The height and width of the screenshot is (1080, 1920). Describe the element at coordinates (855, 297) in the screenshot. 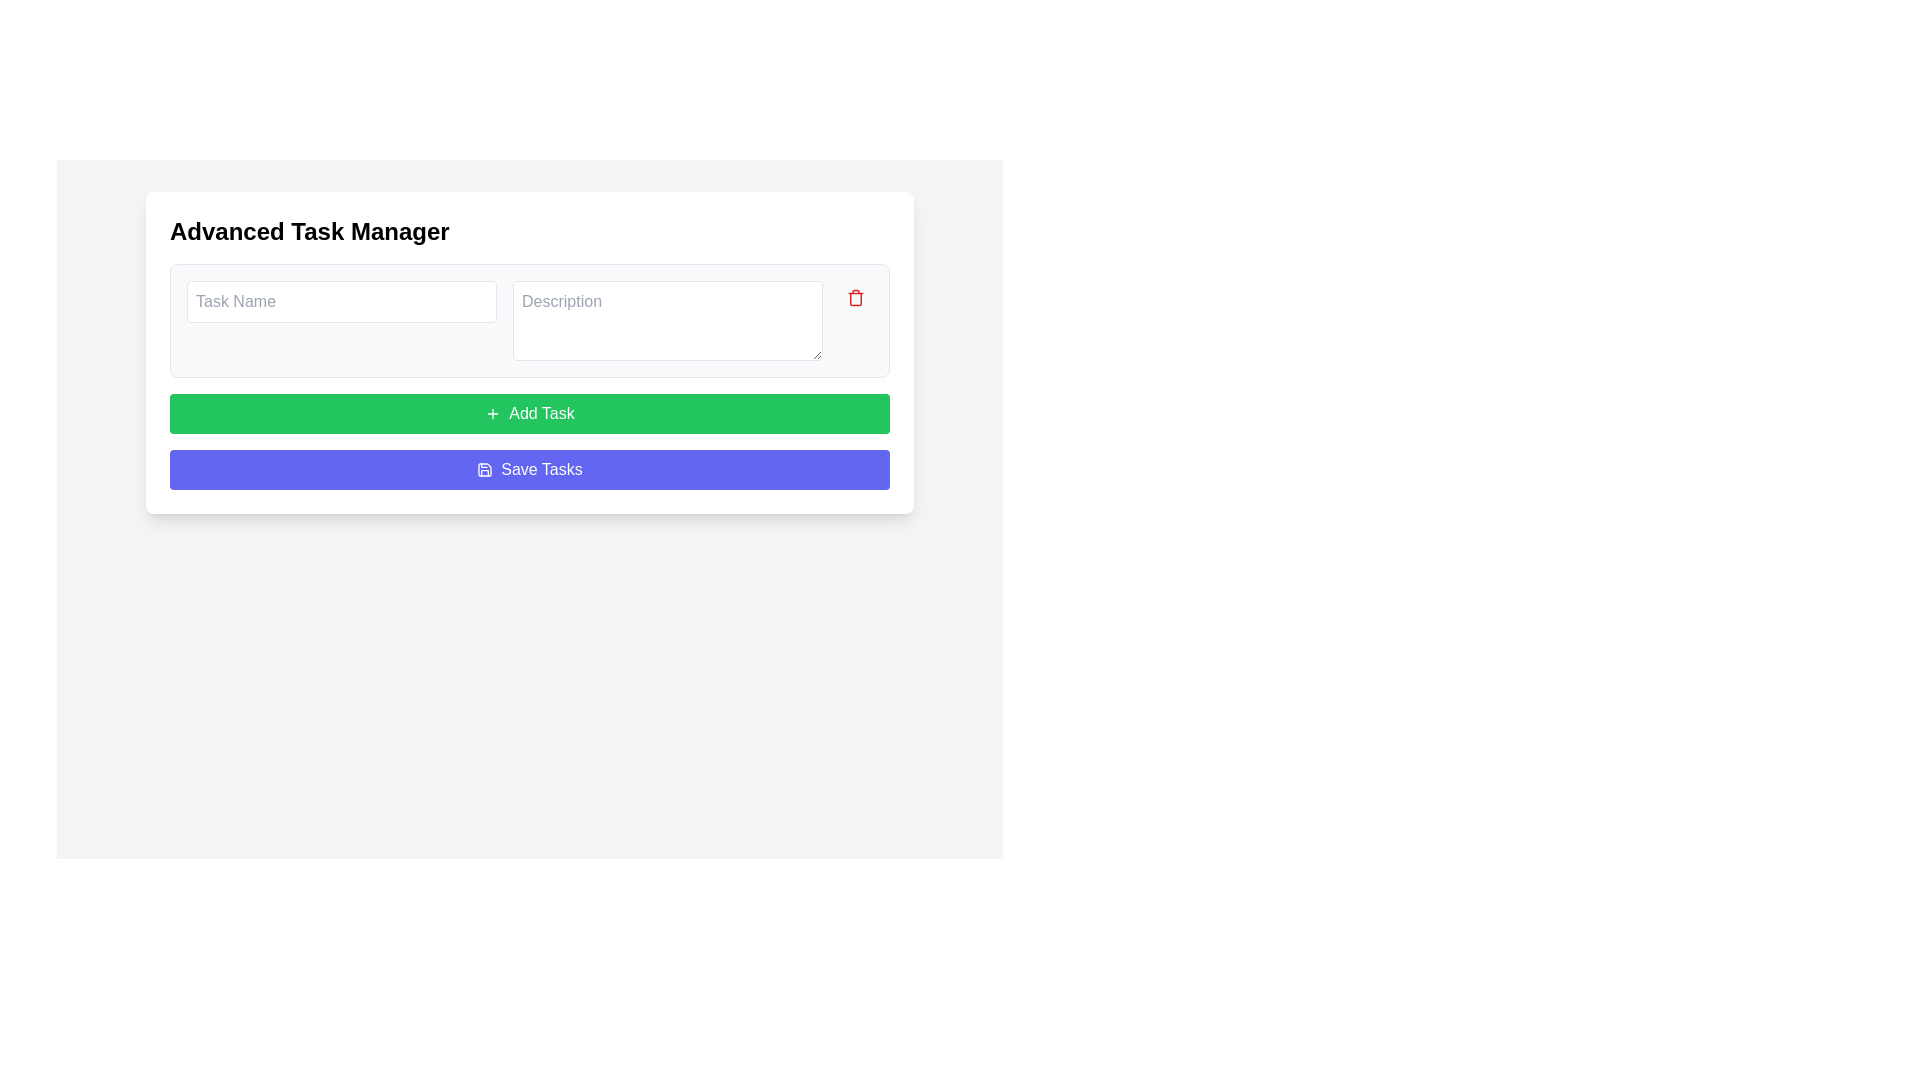

I see `the delete icon within the red-styled button located at the top right of the task management section` at that location.